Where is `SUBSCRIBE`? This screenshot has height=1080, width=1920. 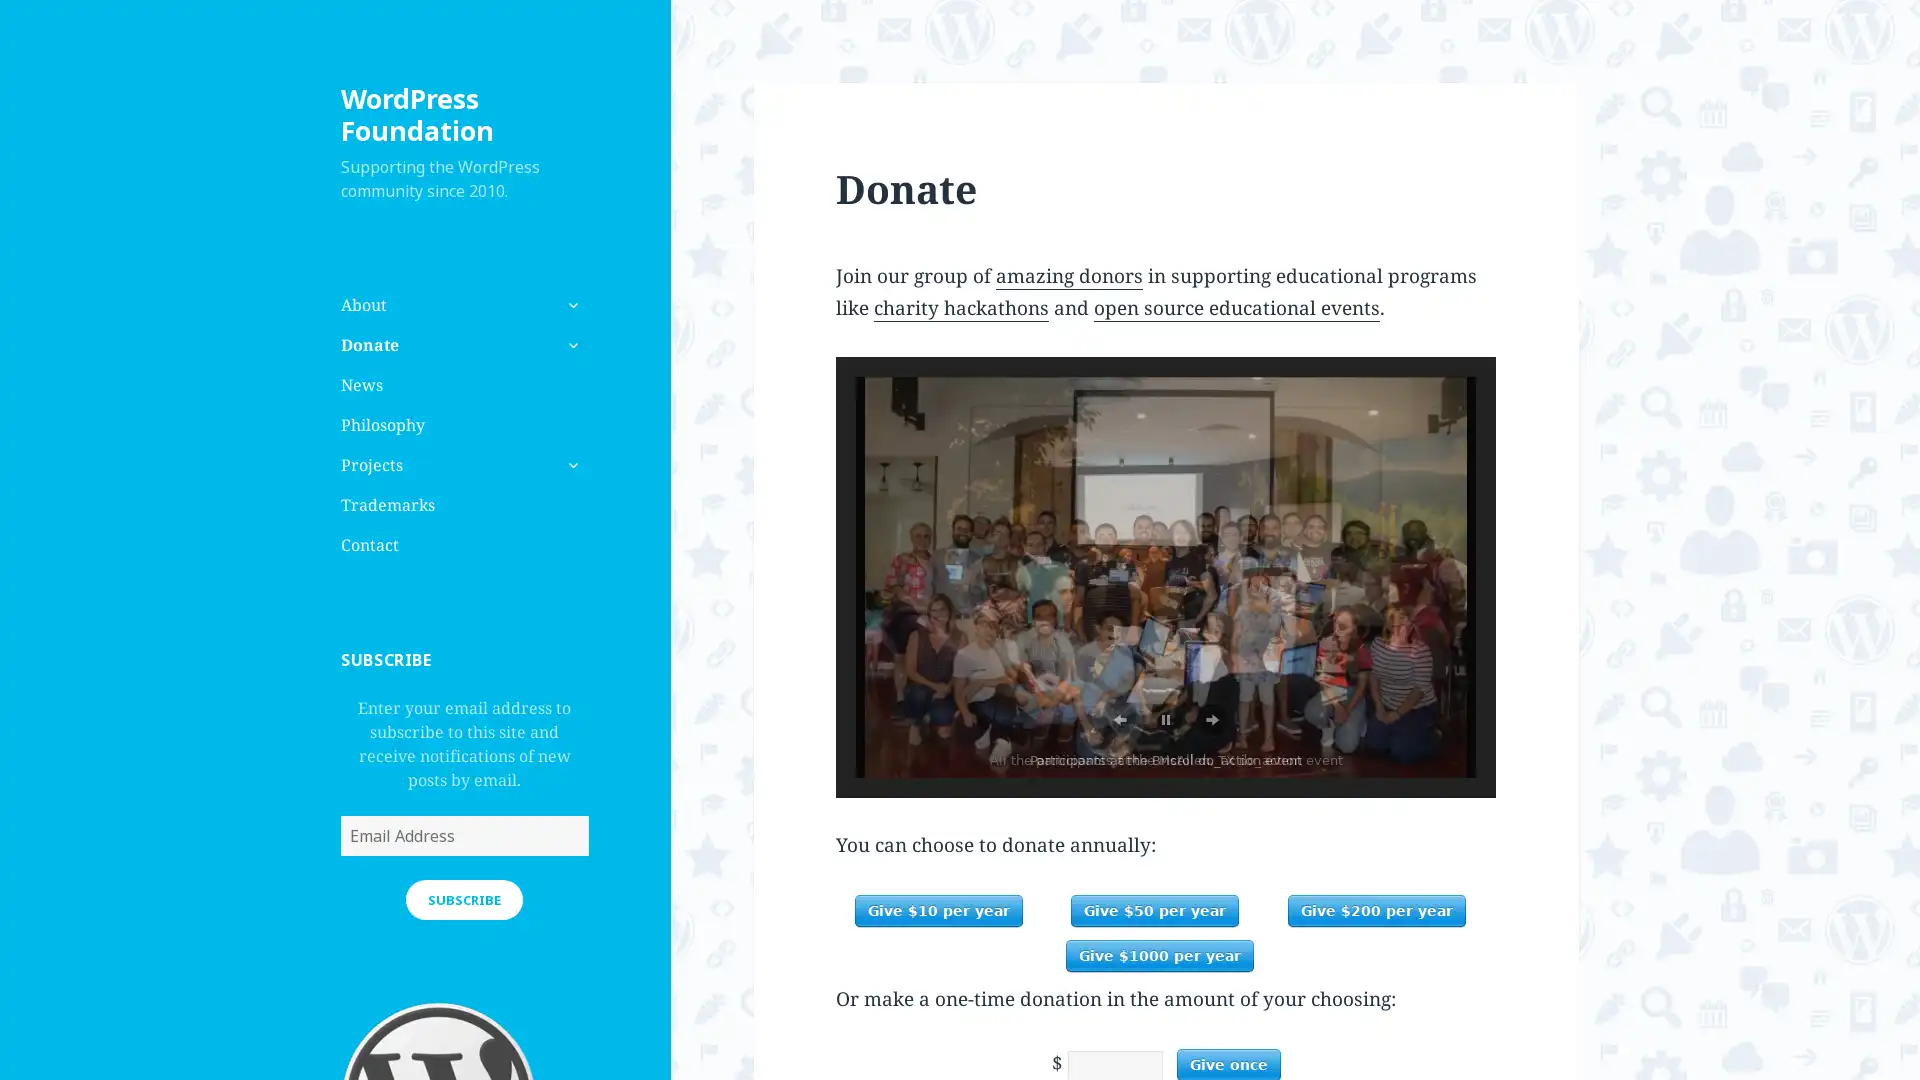
SUBSCRIBE is located at coordinates (463, 897).